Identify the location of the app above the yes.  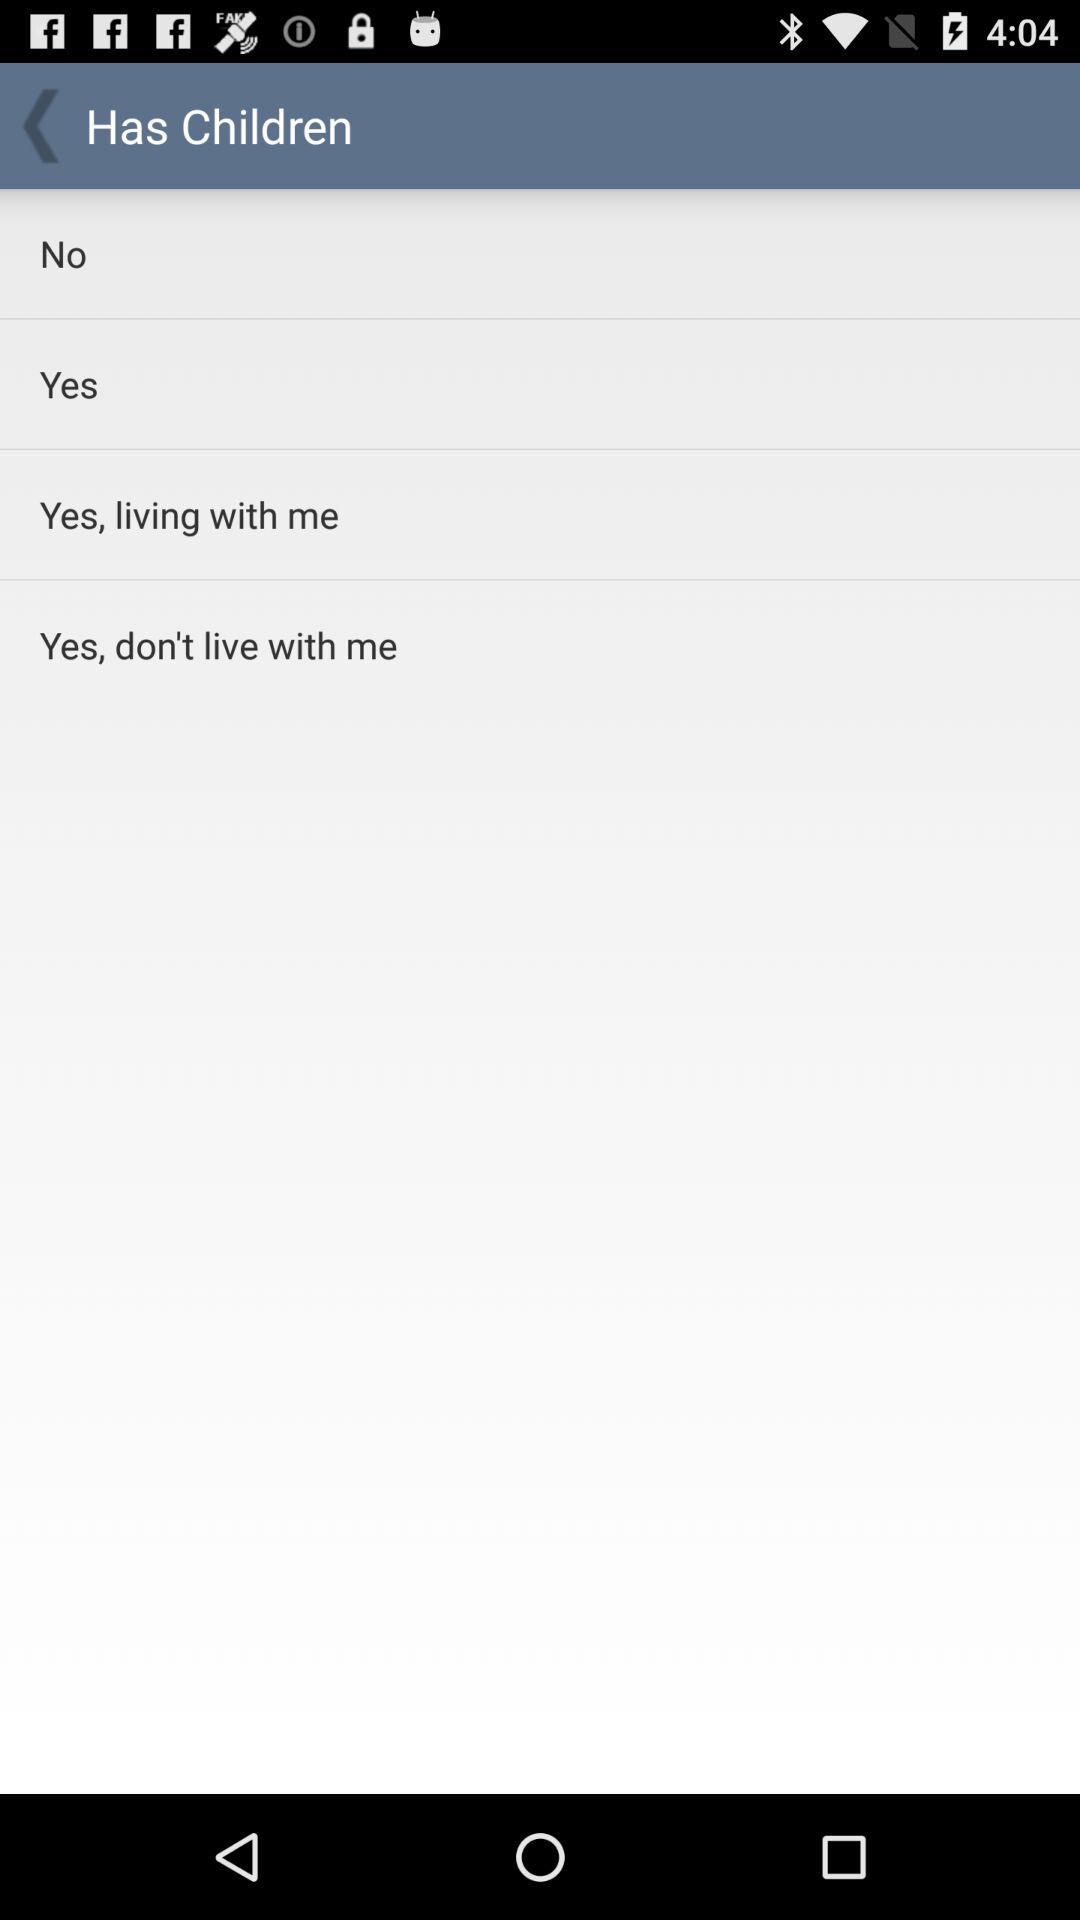
(489, 252).